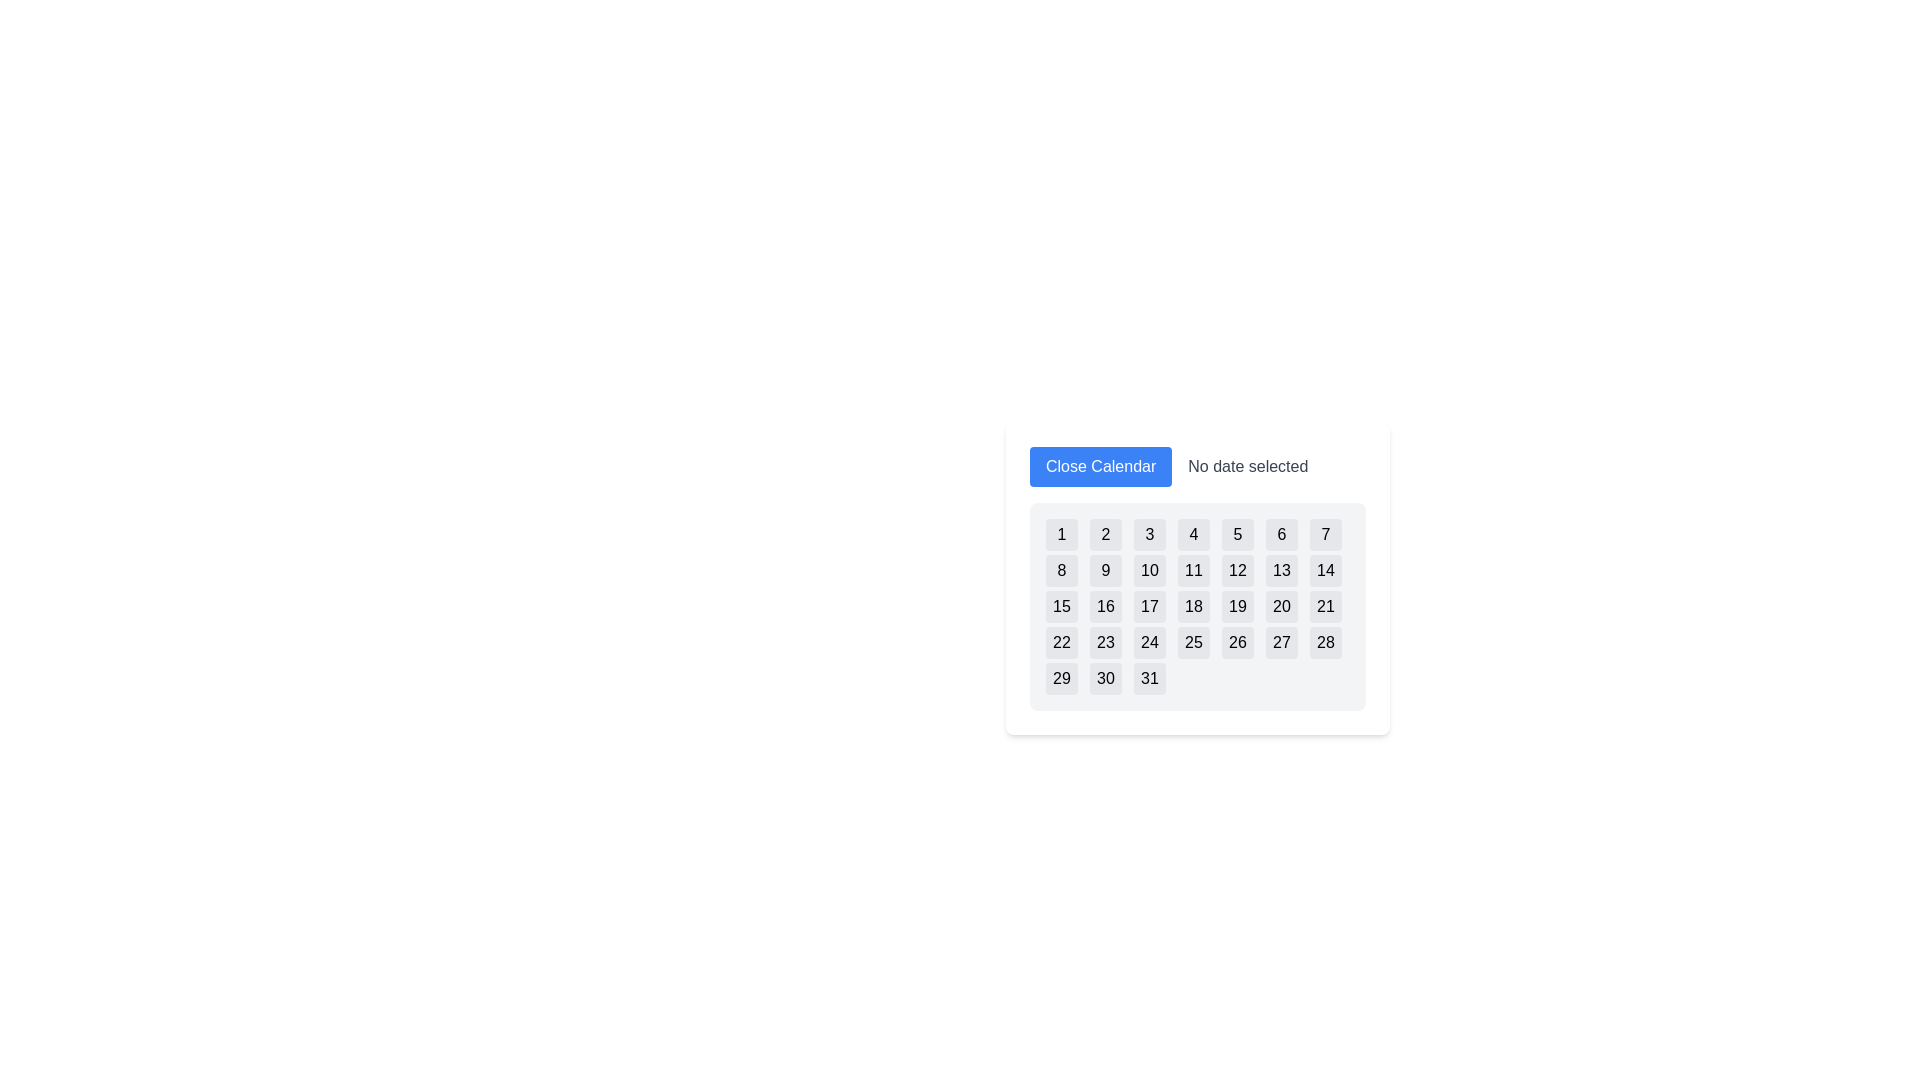  Describe the element at coordinates (1104, 534) in the screenshot. I see `the square-shaped button displaying the number '2' with a light gray background` at that location.